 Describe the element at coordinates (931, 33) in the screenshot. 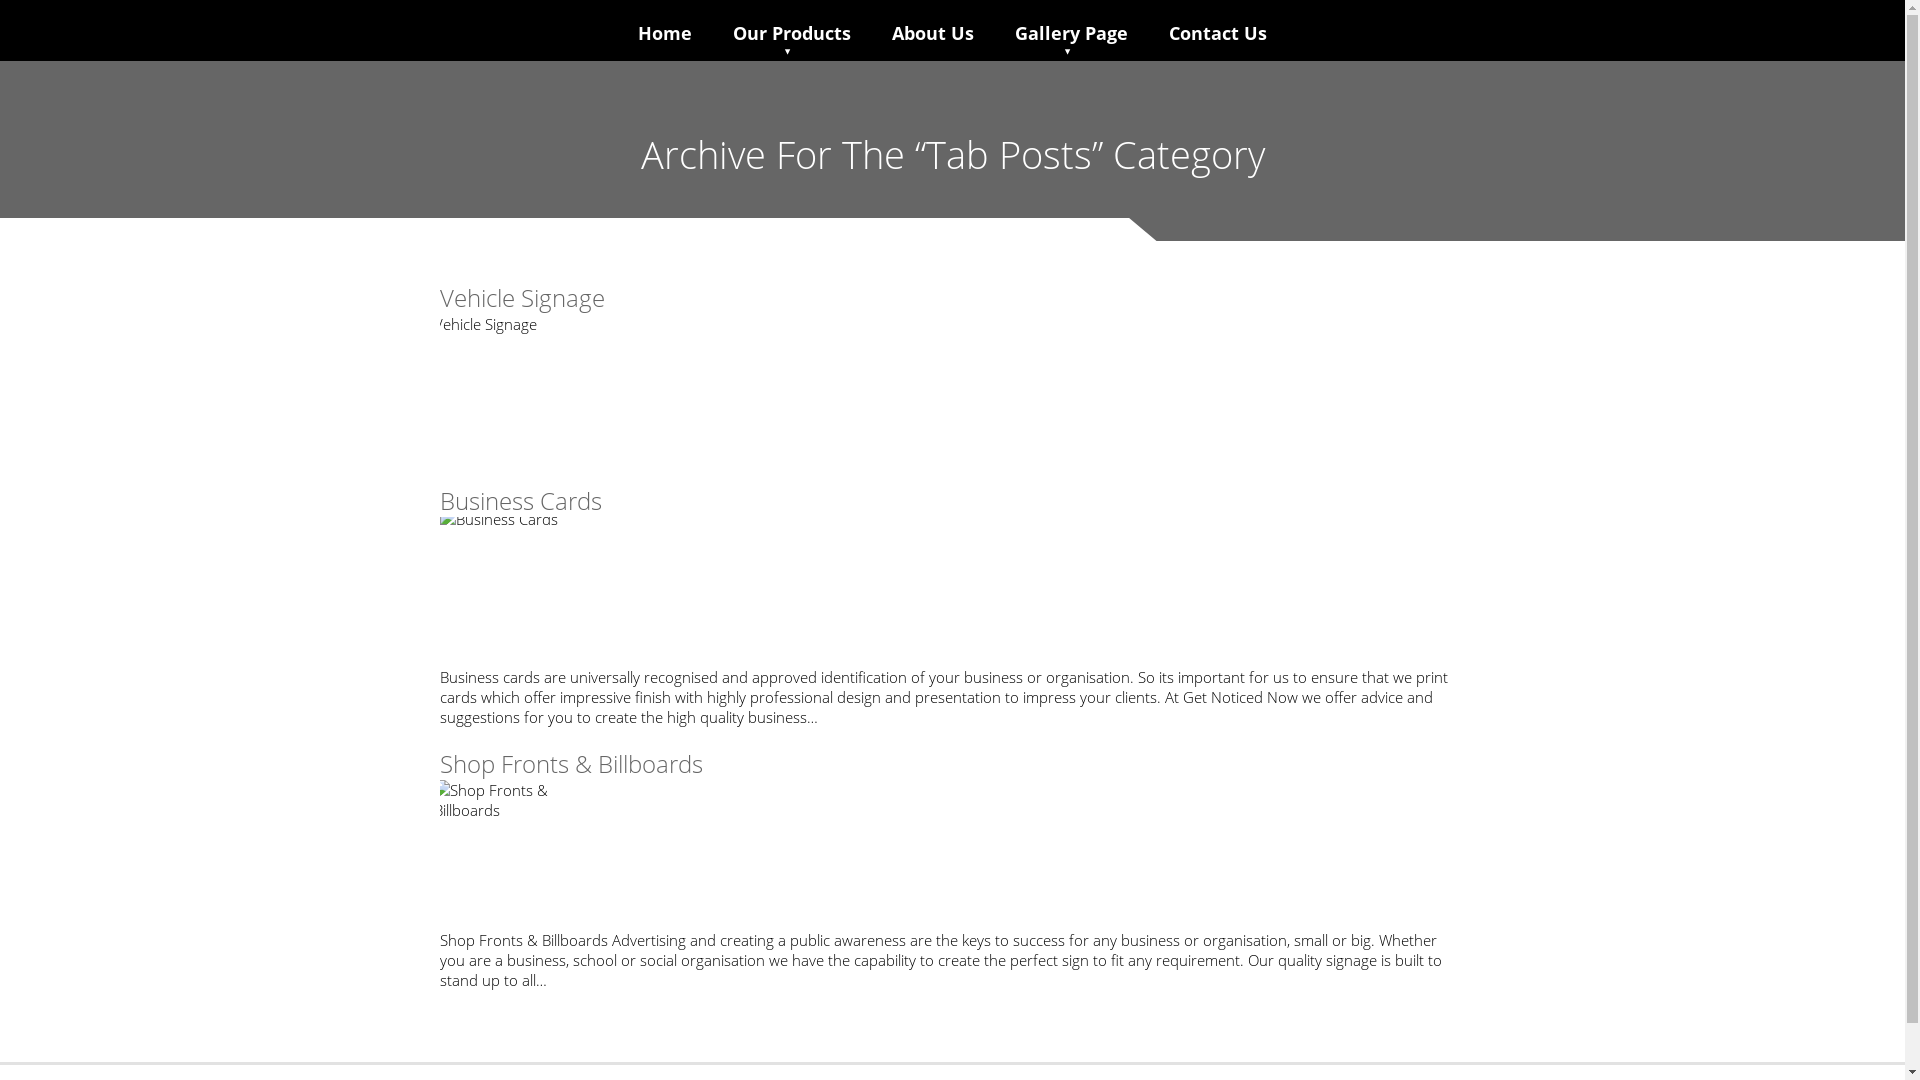

I see `'About Us'` at that location.